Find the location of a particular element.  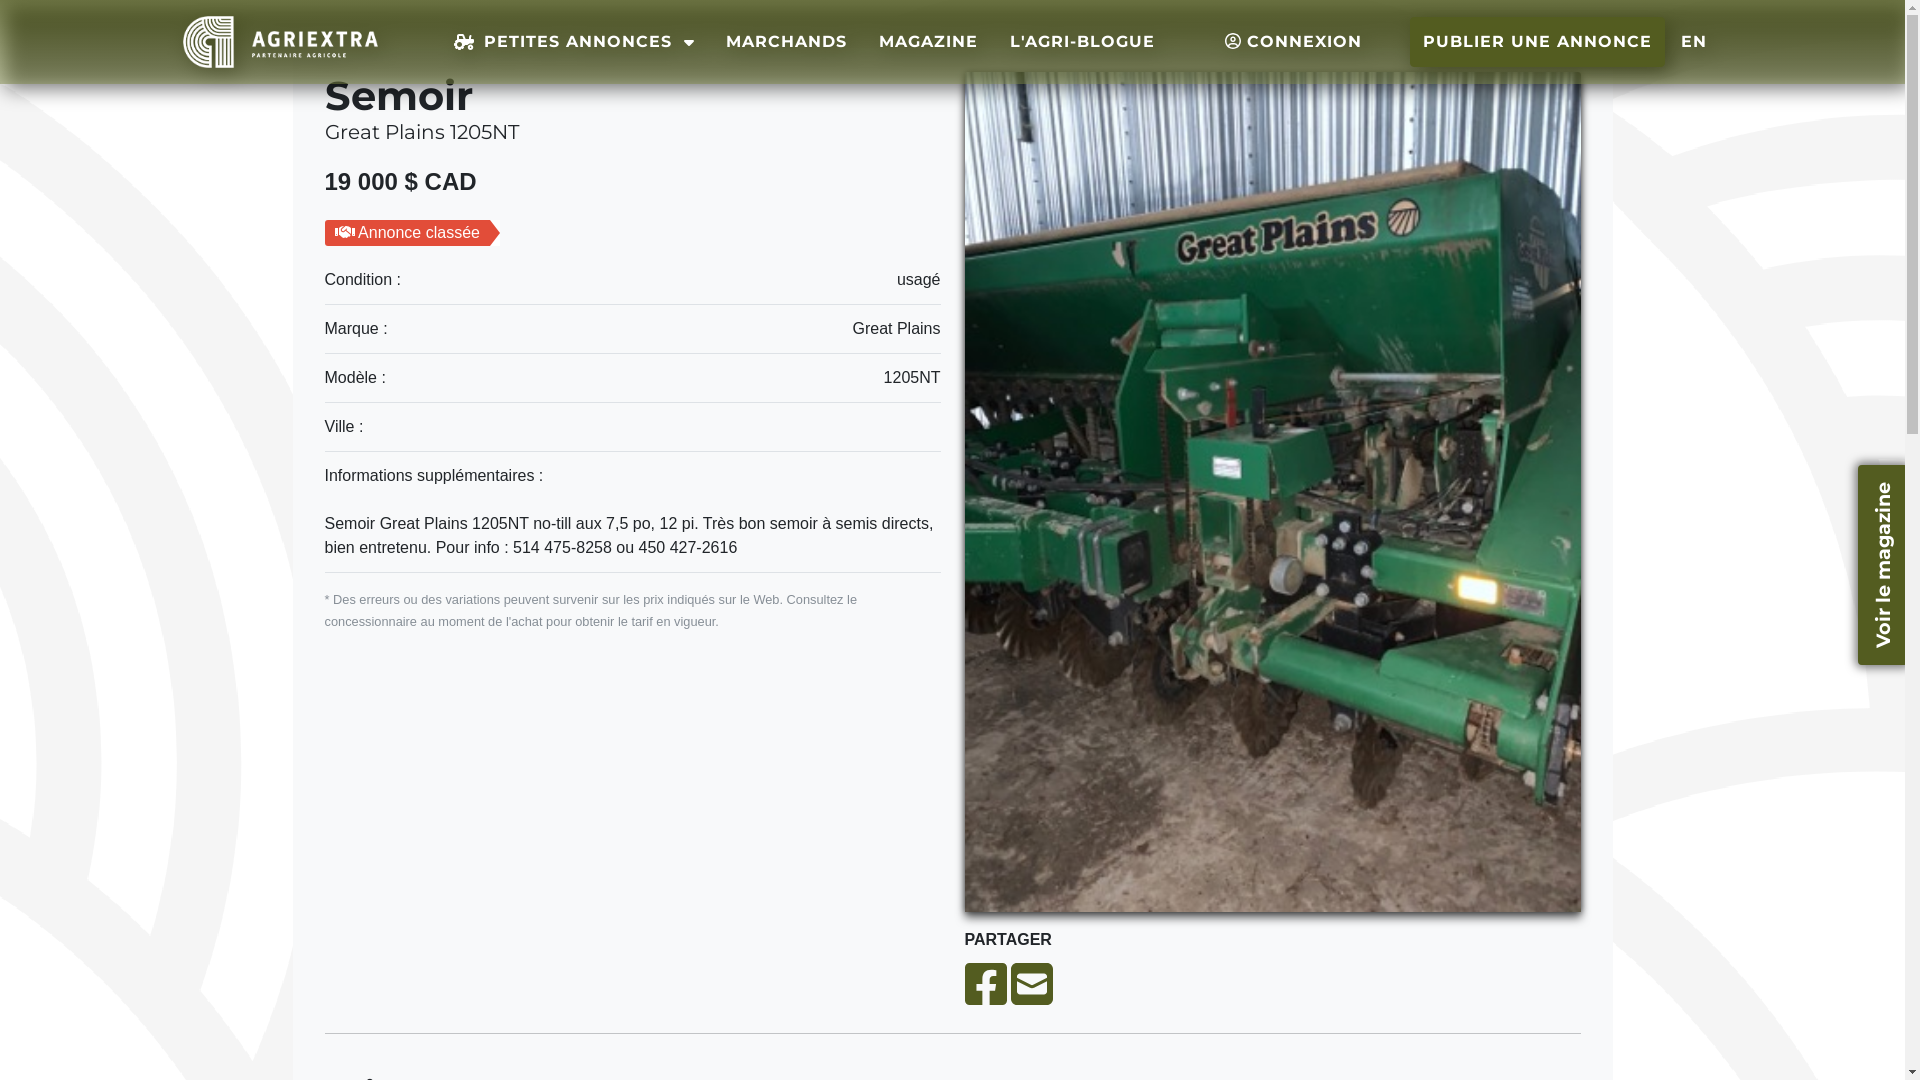

'PETITES ANNONCES' is located at coordinates (573, 41).